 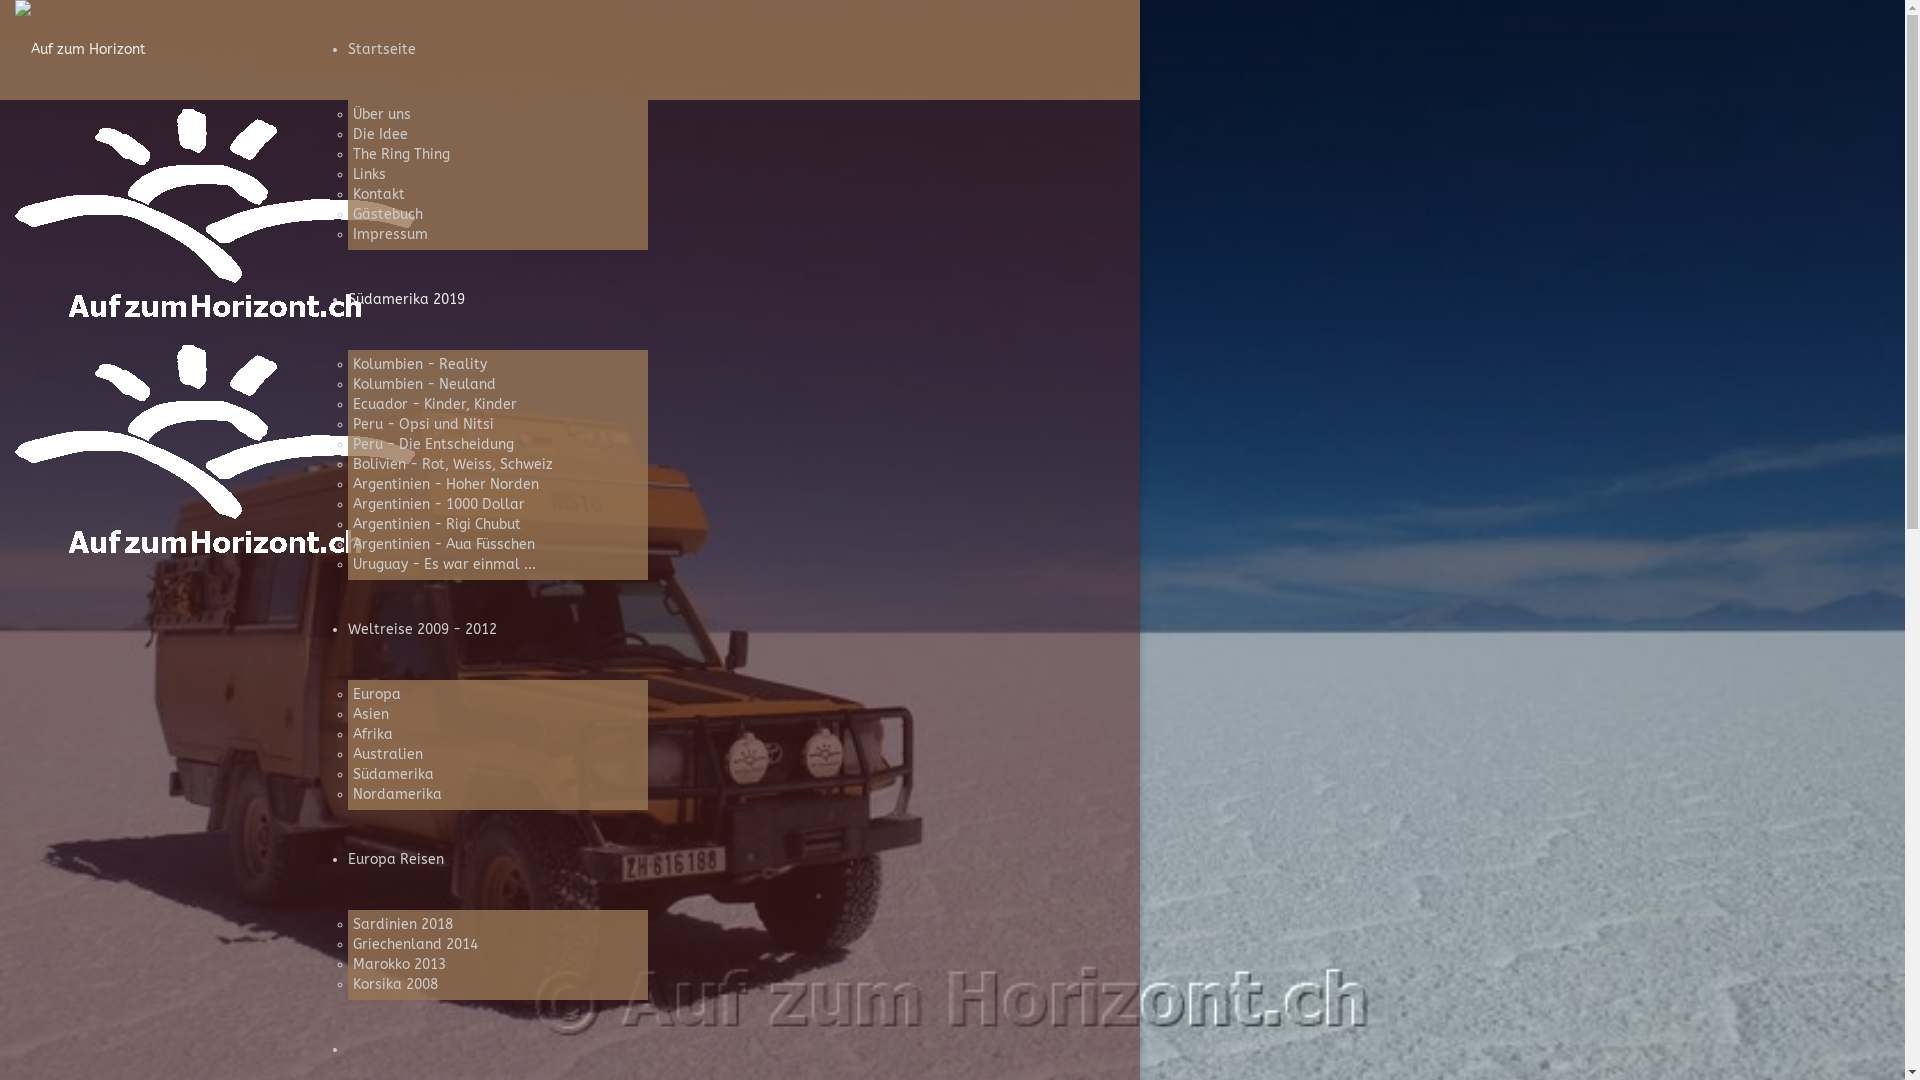 What do you see at coordinates (347, 48) in the screenshot?
I see `'Startseite'` at bounding box center [347, 48].